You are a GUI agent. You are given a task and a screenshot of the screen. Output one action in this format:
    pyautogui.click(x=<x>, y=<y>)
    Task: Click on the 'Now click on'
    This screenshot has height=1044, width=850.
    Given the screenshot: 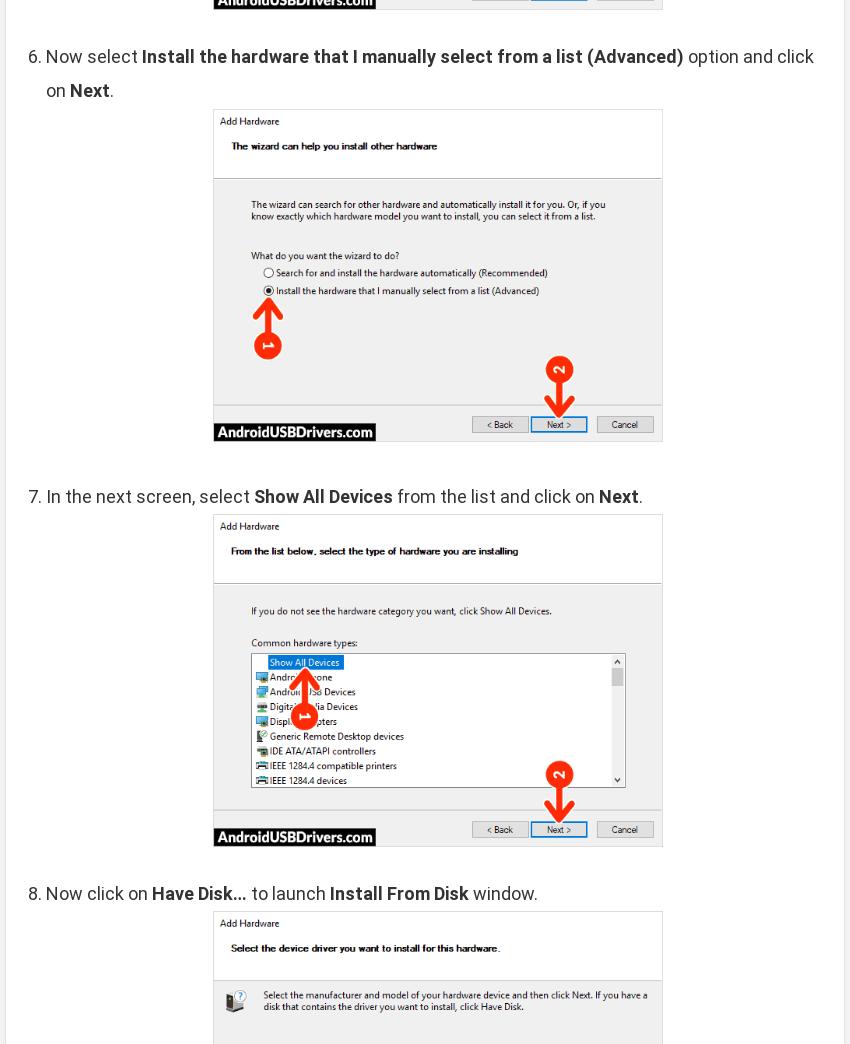 What is the action you would take?
    pyautogui.click(x=98, y=893)
    